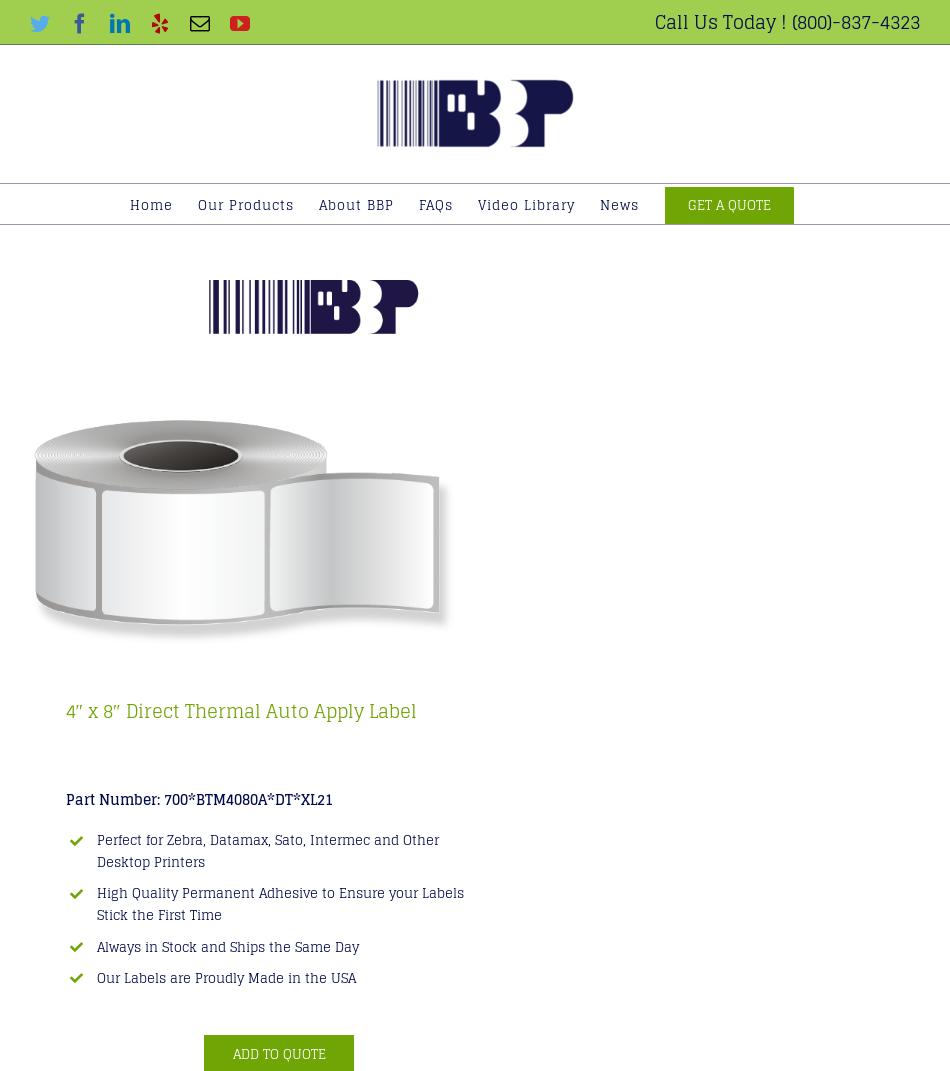 The image size is (950, 1071). Describe the element at coordinates (526, 204) in the screenshot. I see `'Video Library'` at that location.